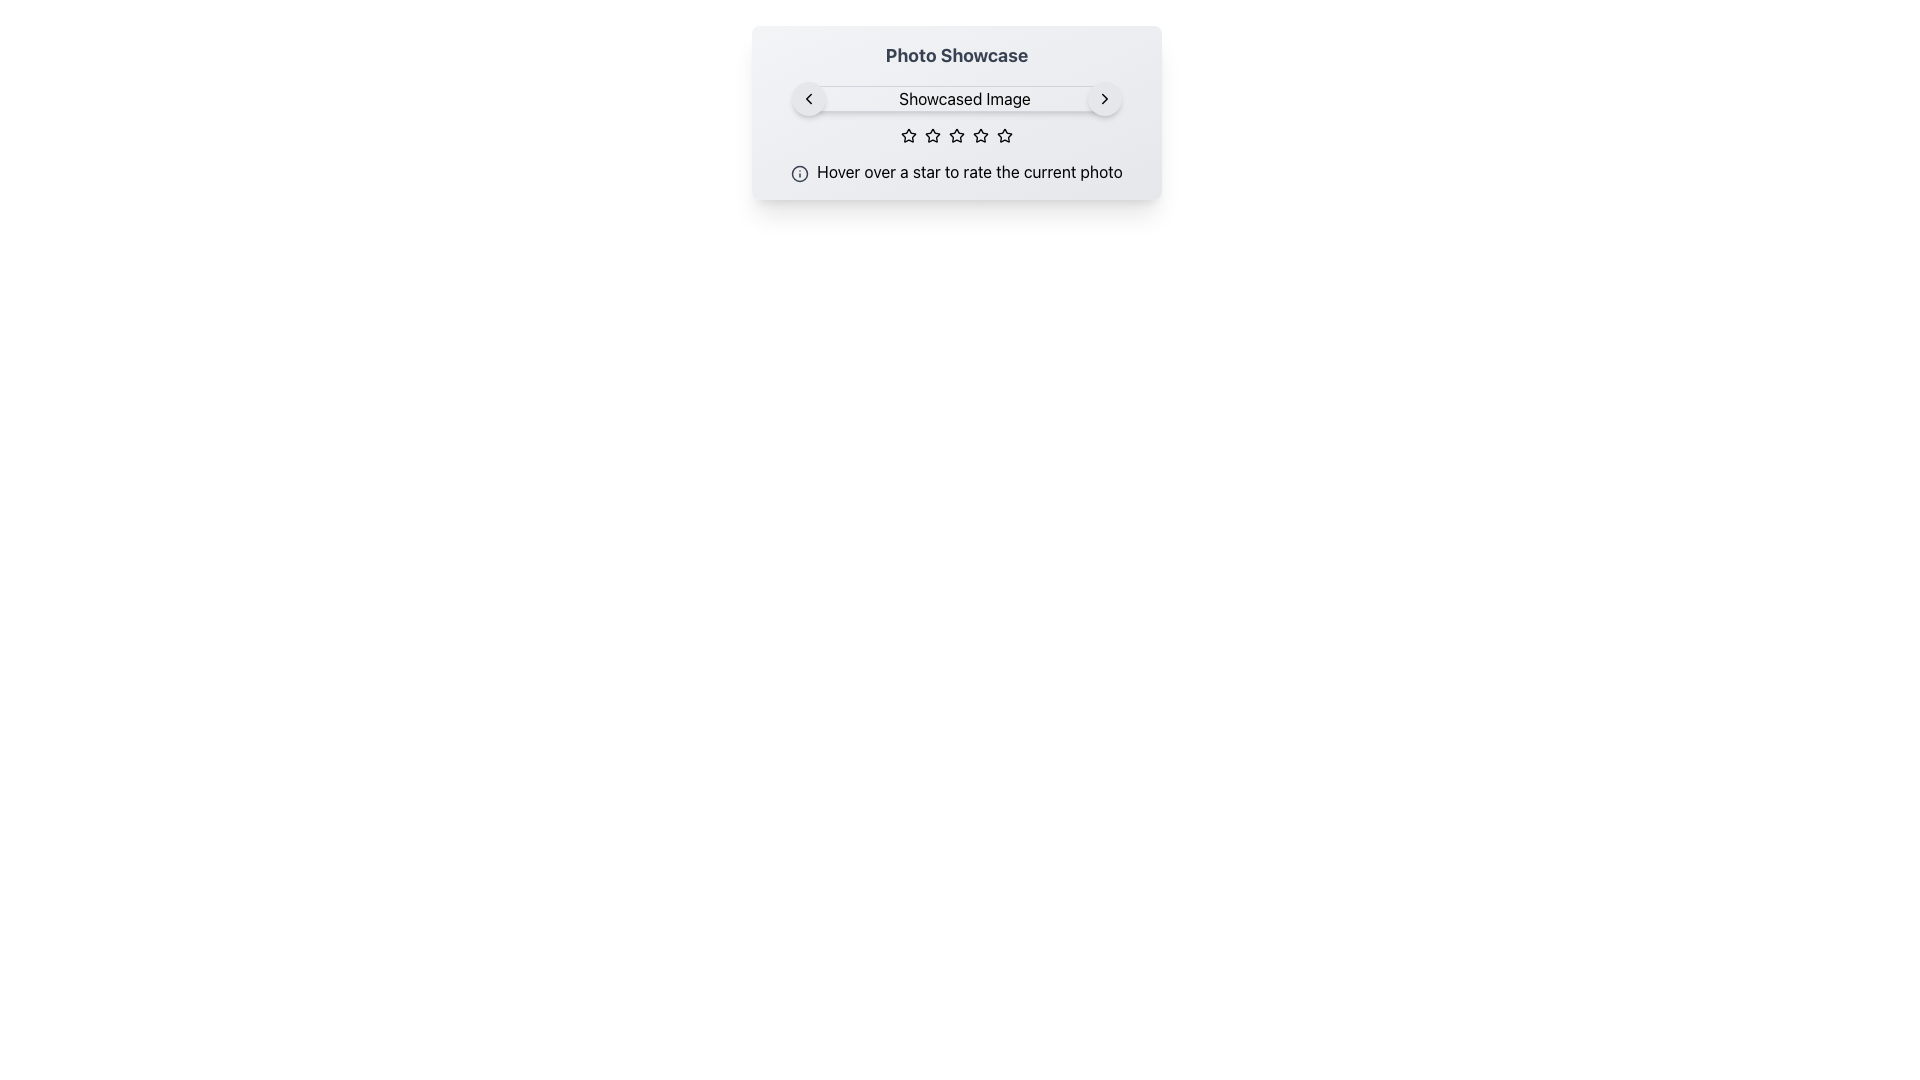 This screenshot has height=1080, width=1920. What do you see at coordinates (1004, 135) in the screenshot?
I see `the fifth star in the rating system` at bounding box center [1004, 135].